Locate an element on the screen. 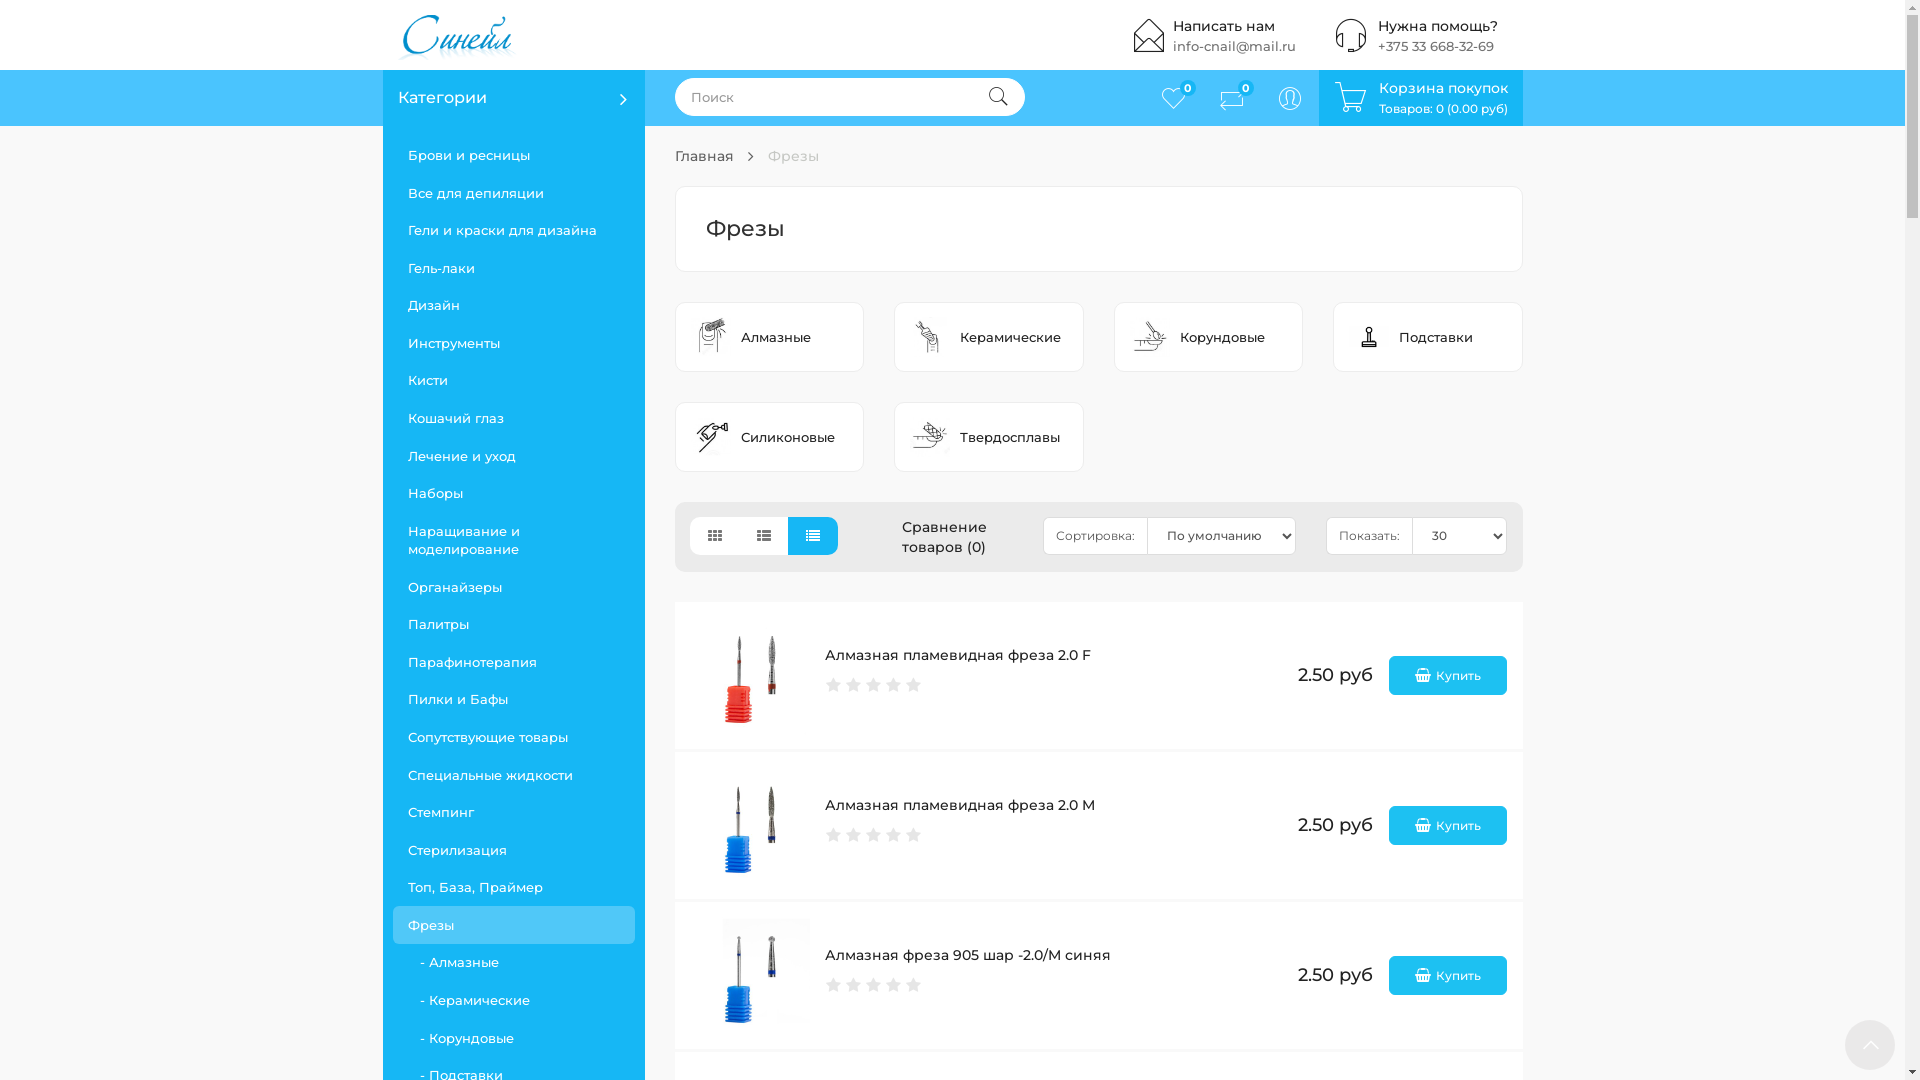 This screenshot has width=1920, height=1080. 'info-cnail@mail.ru' is located at coordinates (1171, 45).